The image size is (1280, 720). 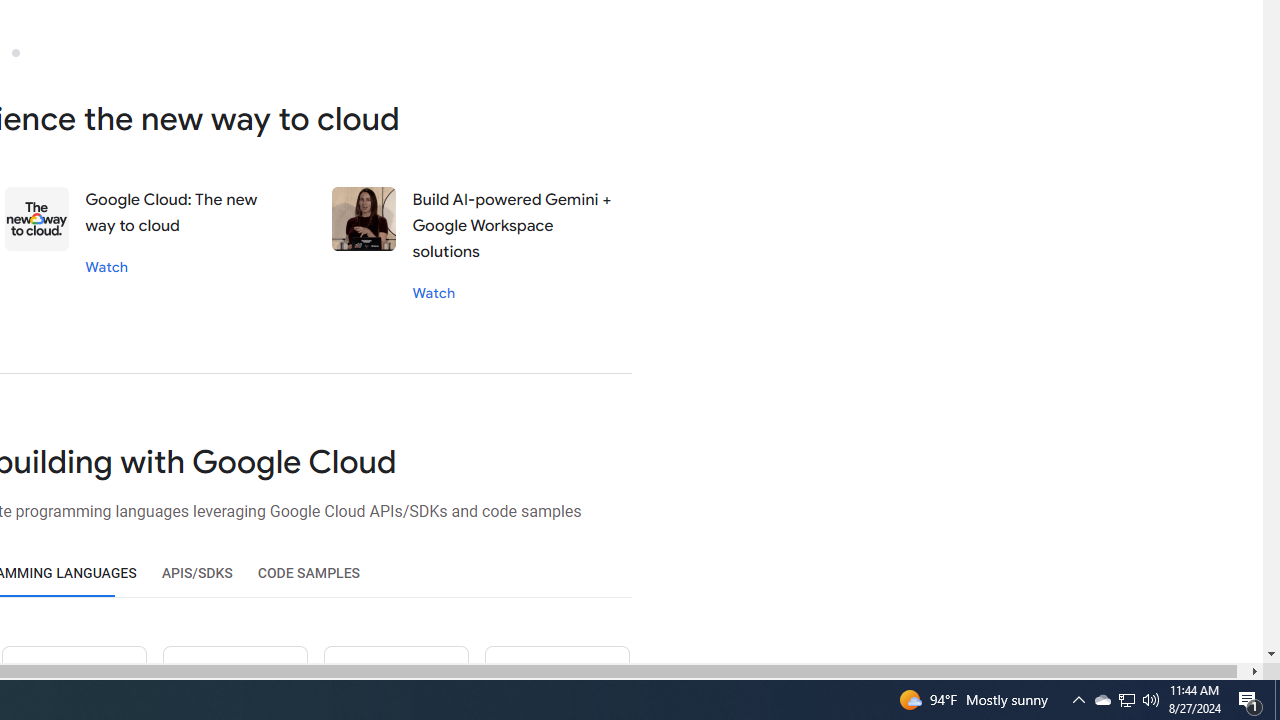 I want to click on 'CODE SAMPLES', so click(x=308, y=573).